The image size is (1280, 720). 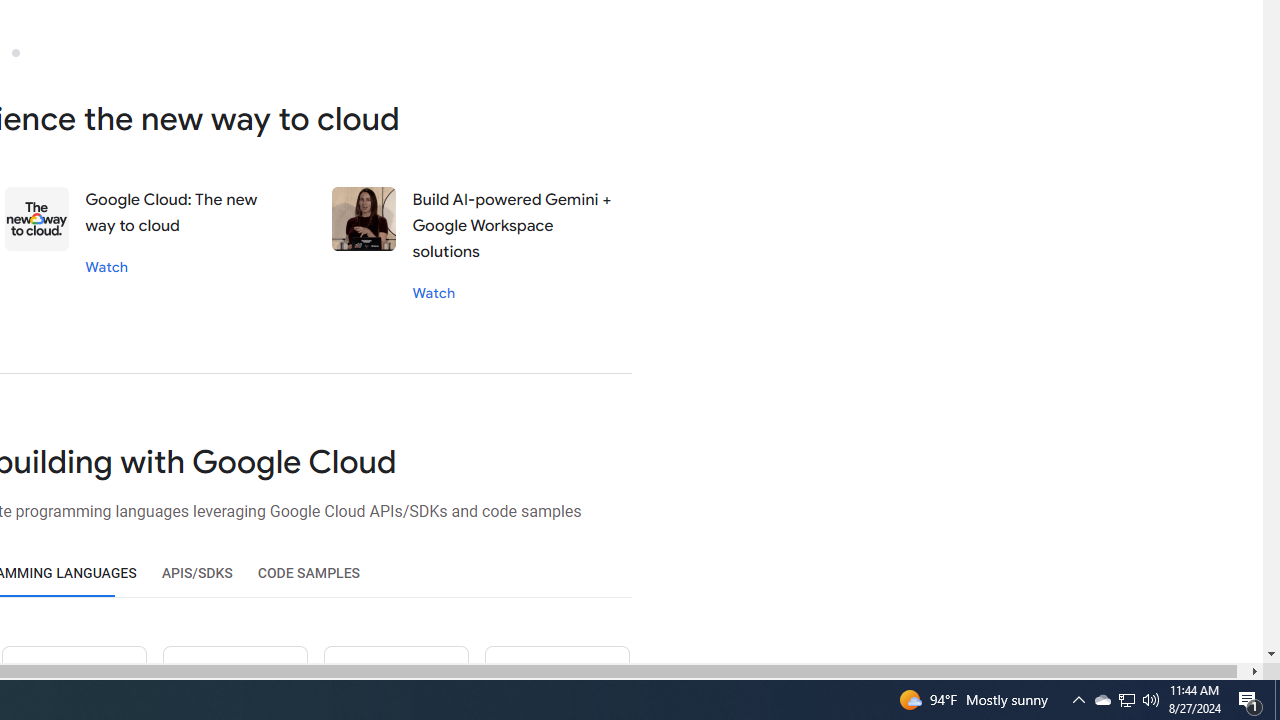 I want to click on 'CODE SAMPLES', so click(x=308, y=573).